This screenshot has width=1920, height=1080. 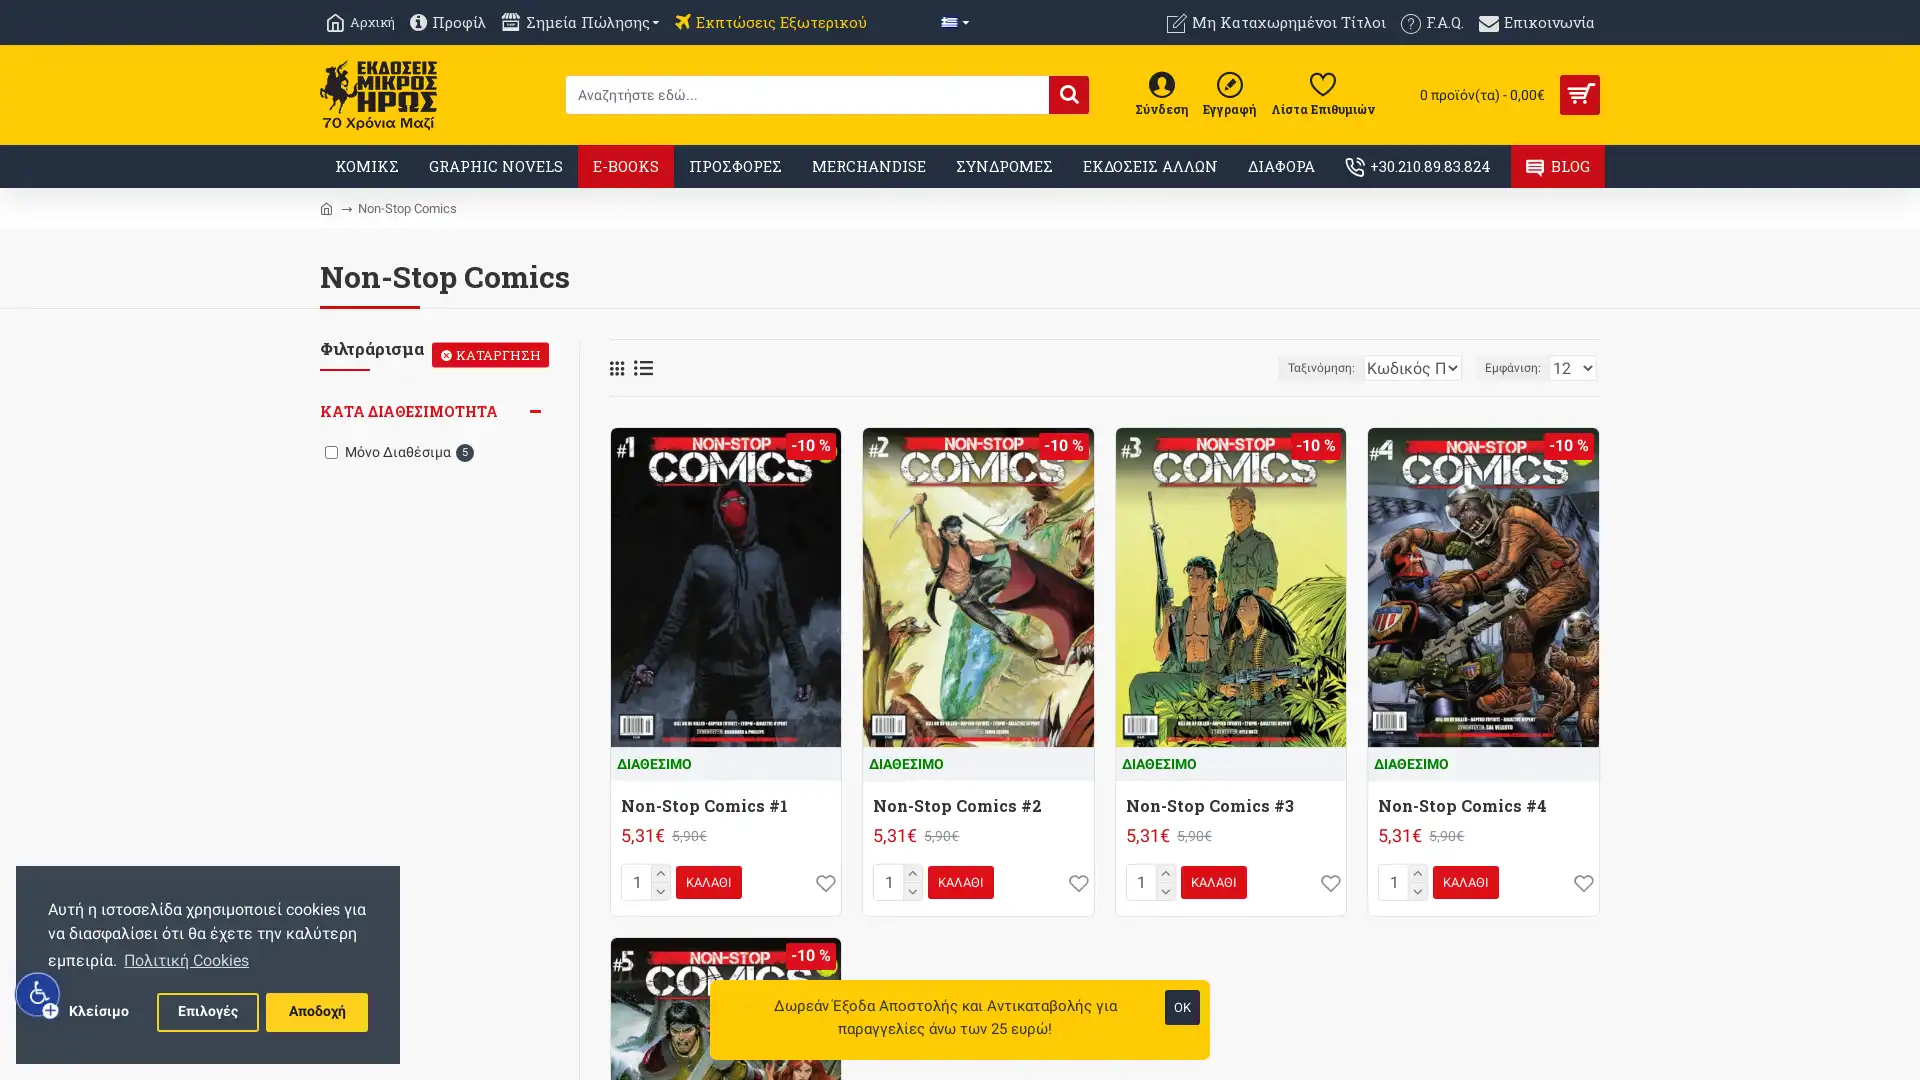 What do you see at coordinates (315, 1011) in the screenshot?
I see `allow cookies` at bounding box center [315, 1011].